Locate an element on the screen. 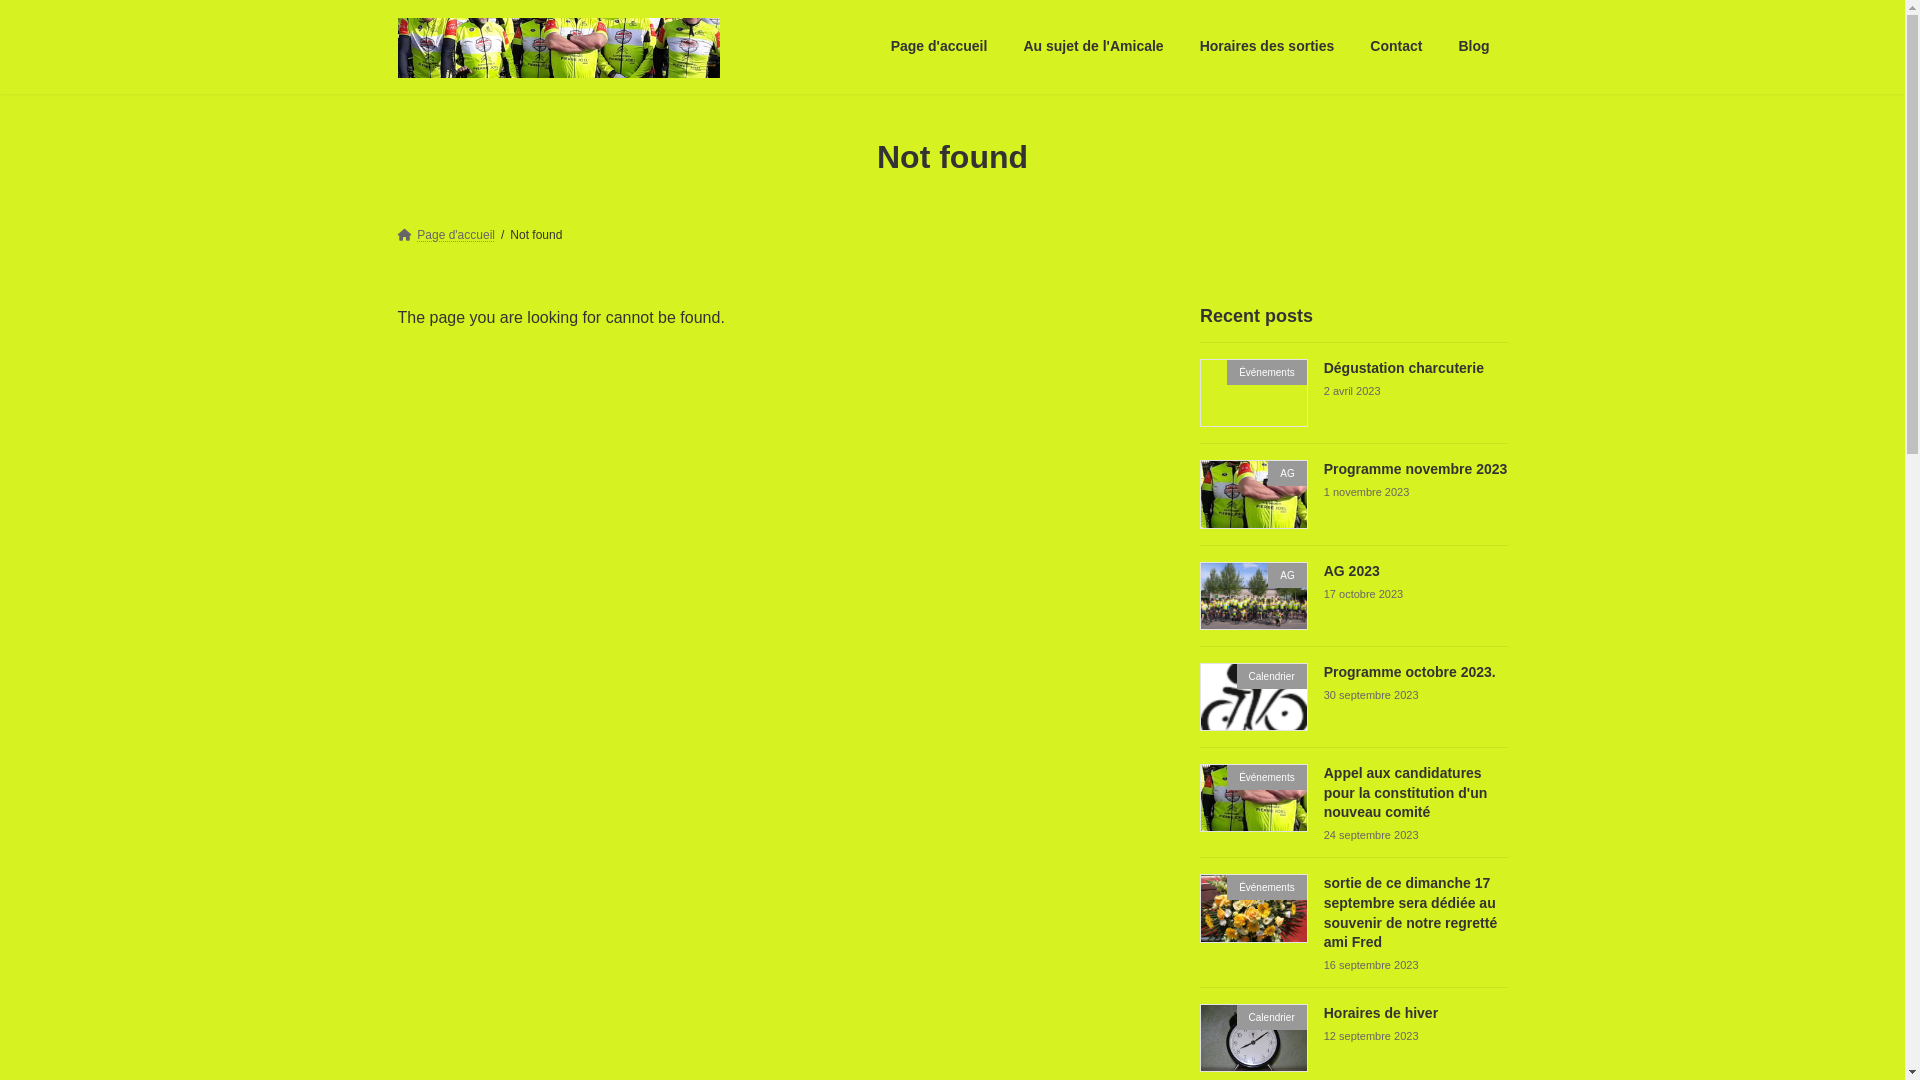 The width and height of the screenshot is (1920, 1080). 'Horaires des sorties' is located at coordinates (1181, 45).